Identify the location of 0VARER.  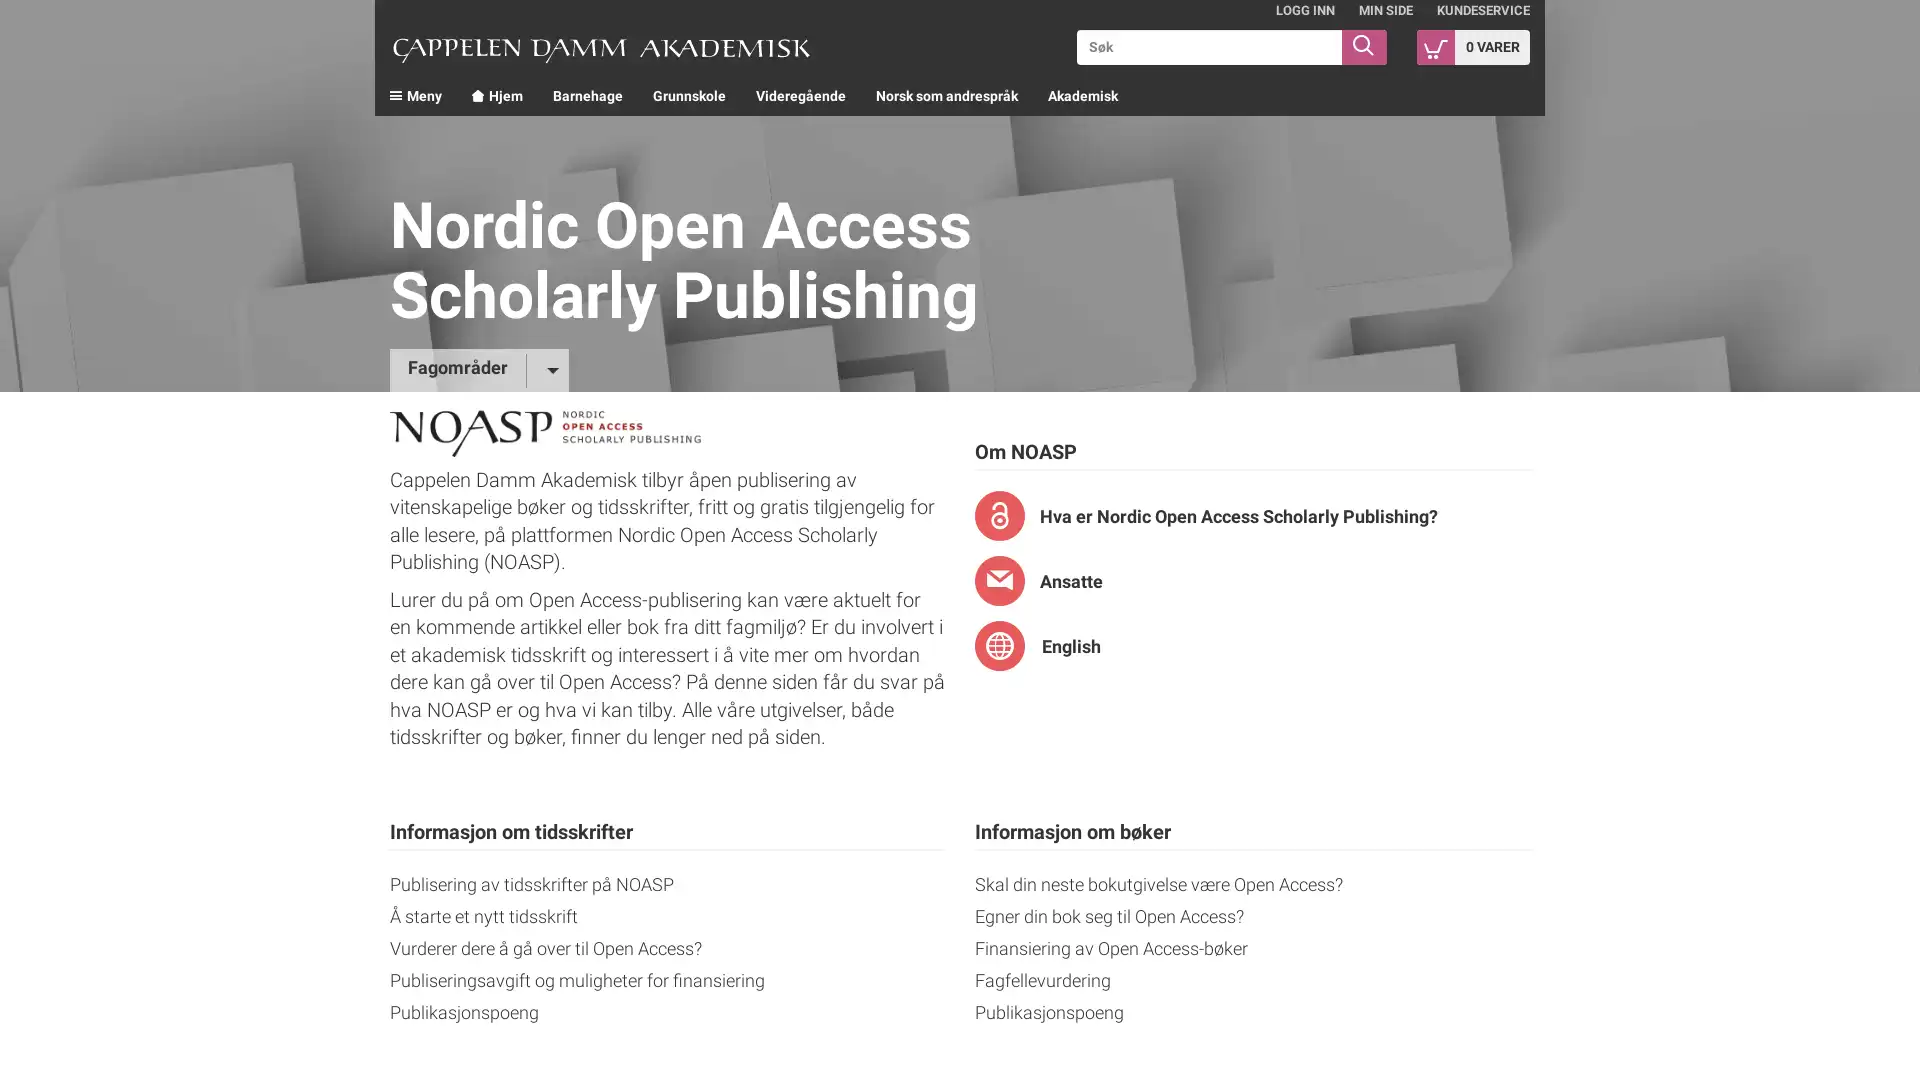
(1473, 45).